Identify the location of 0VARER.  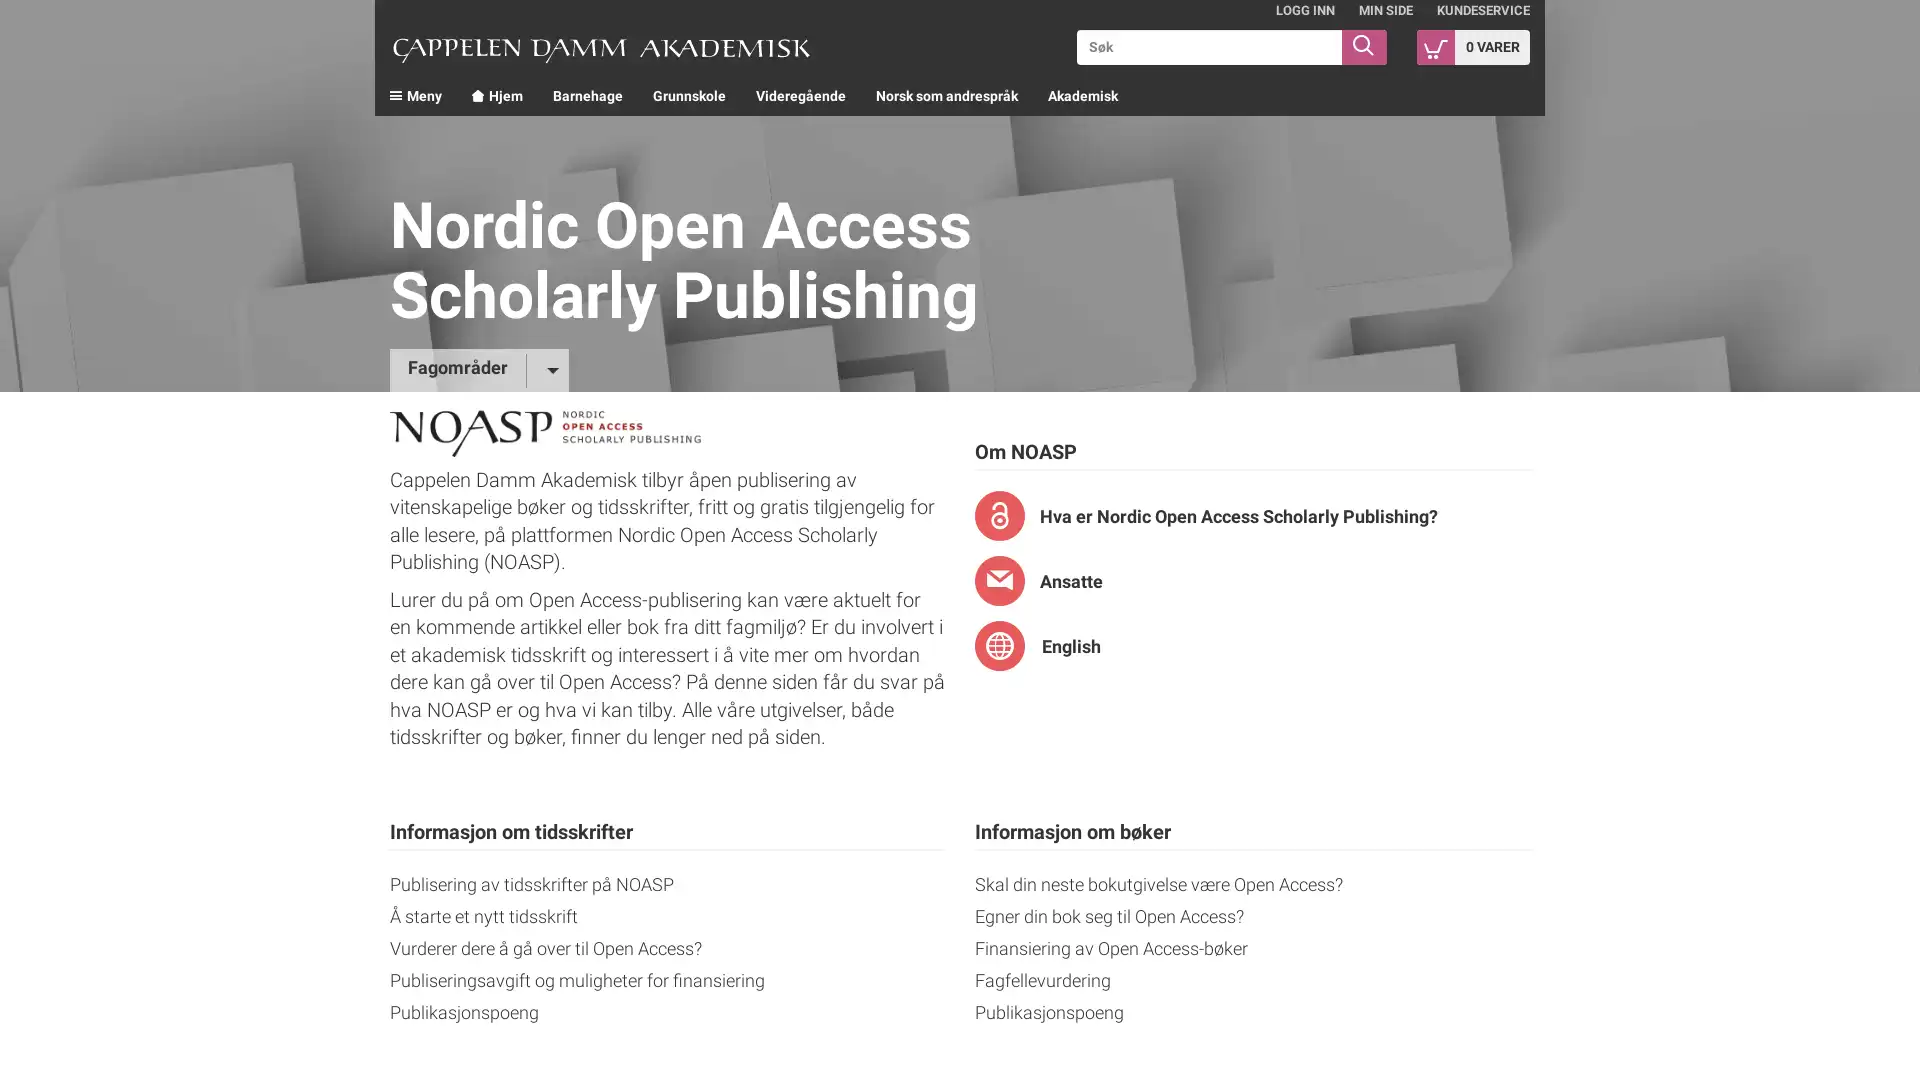
(1473, 45).